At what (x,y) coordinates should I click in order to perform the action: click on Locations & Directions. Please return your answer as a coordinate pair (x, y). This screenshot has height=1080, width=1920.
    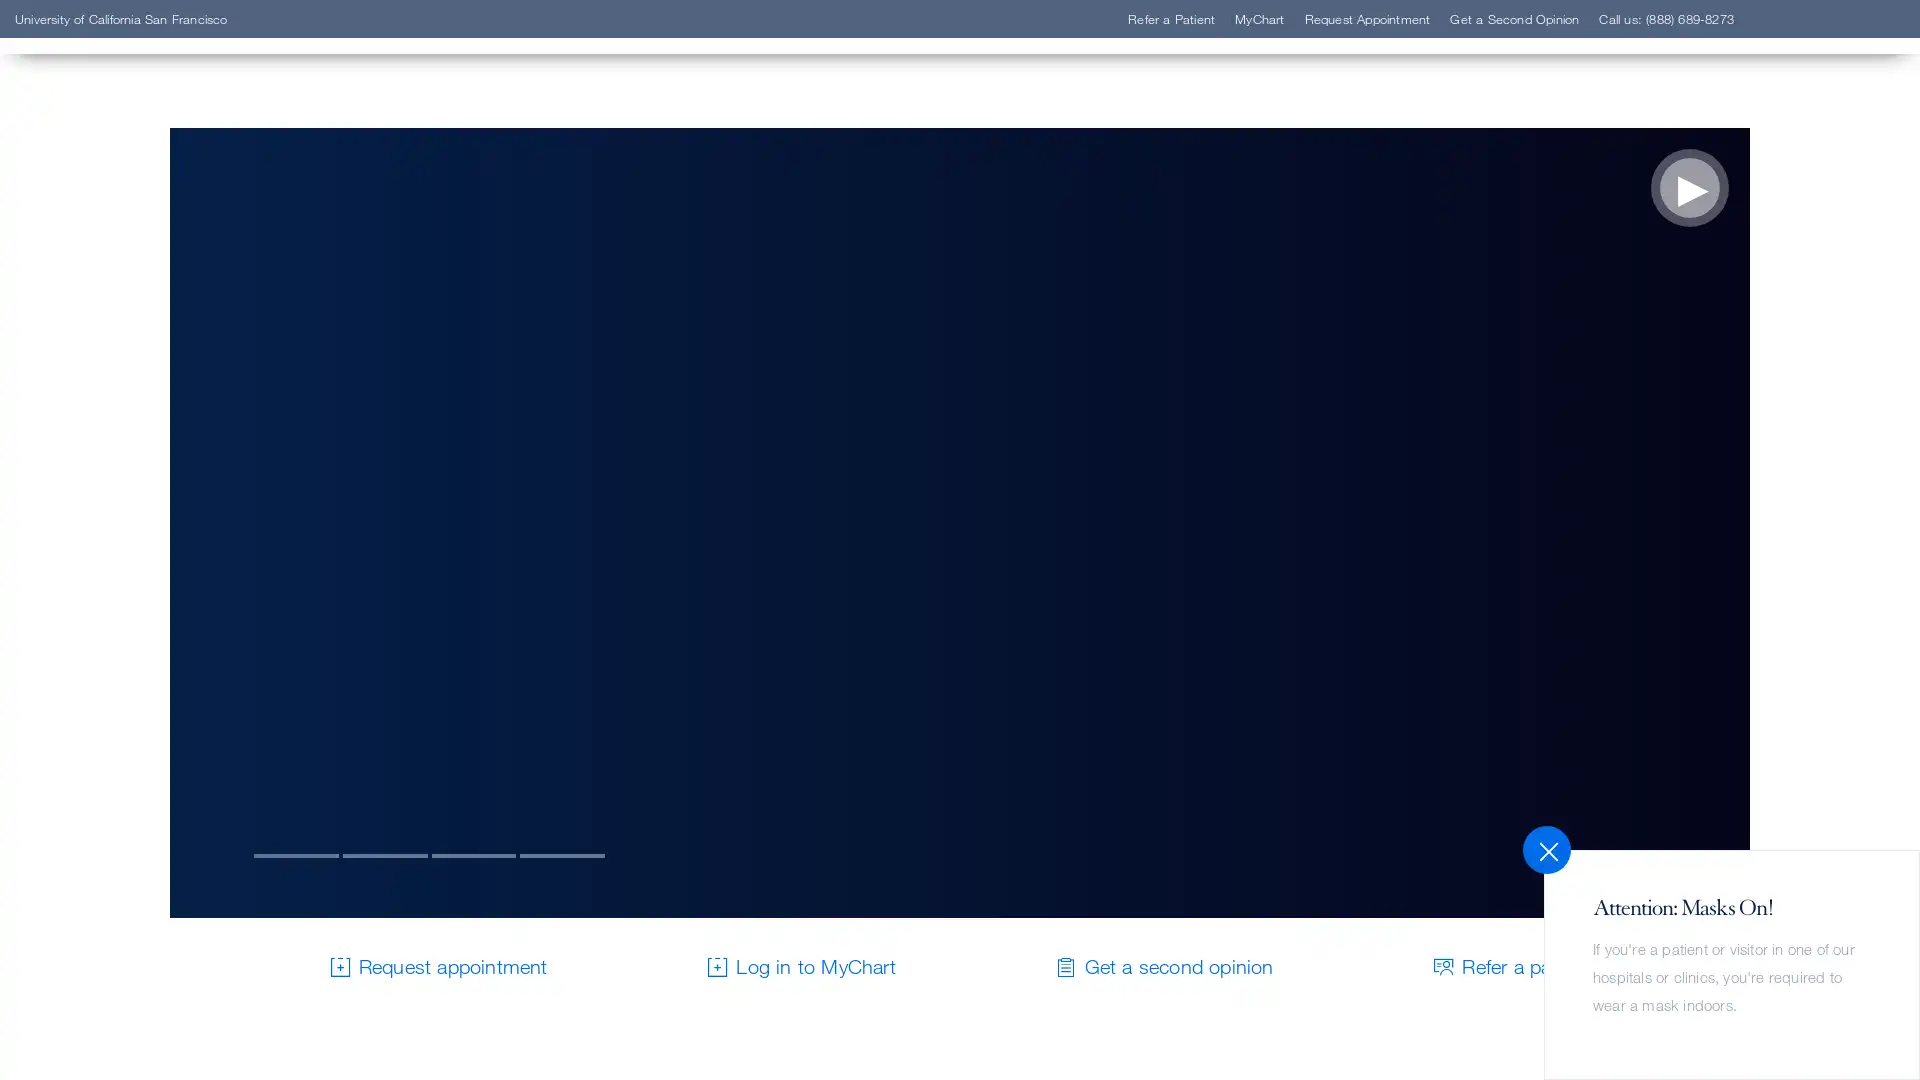
    Looking at the image, I should click on (178, 443).